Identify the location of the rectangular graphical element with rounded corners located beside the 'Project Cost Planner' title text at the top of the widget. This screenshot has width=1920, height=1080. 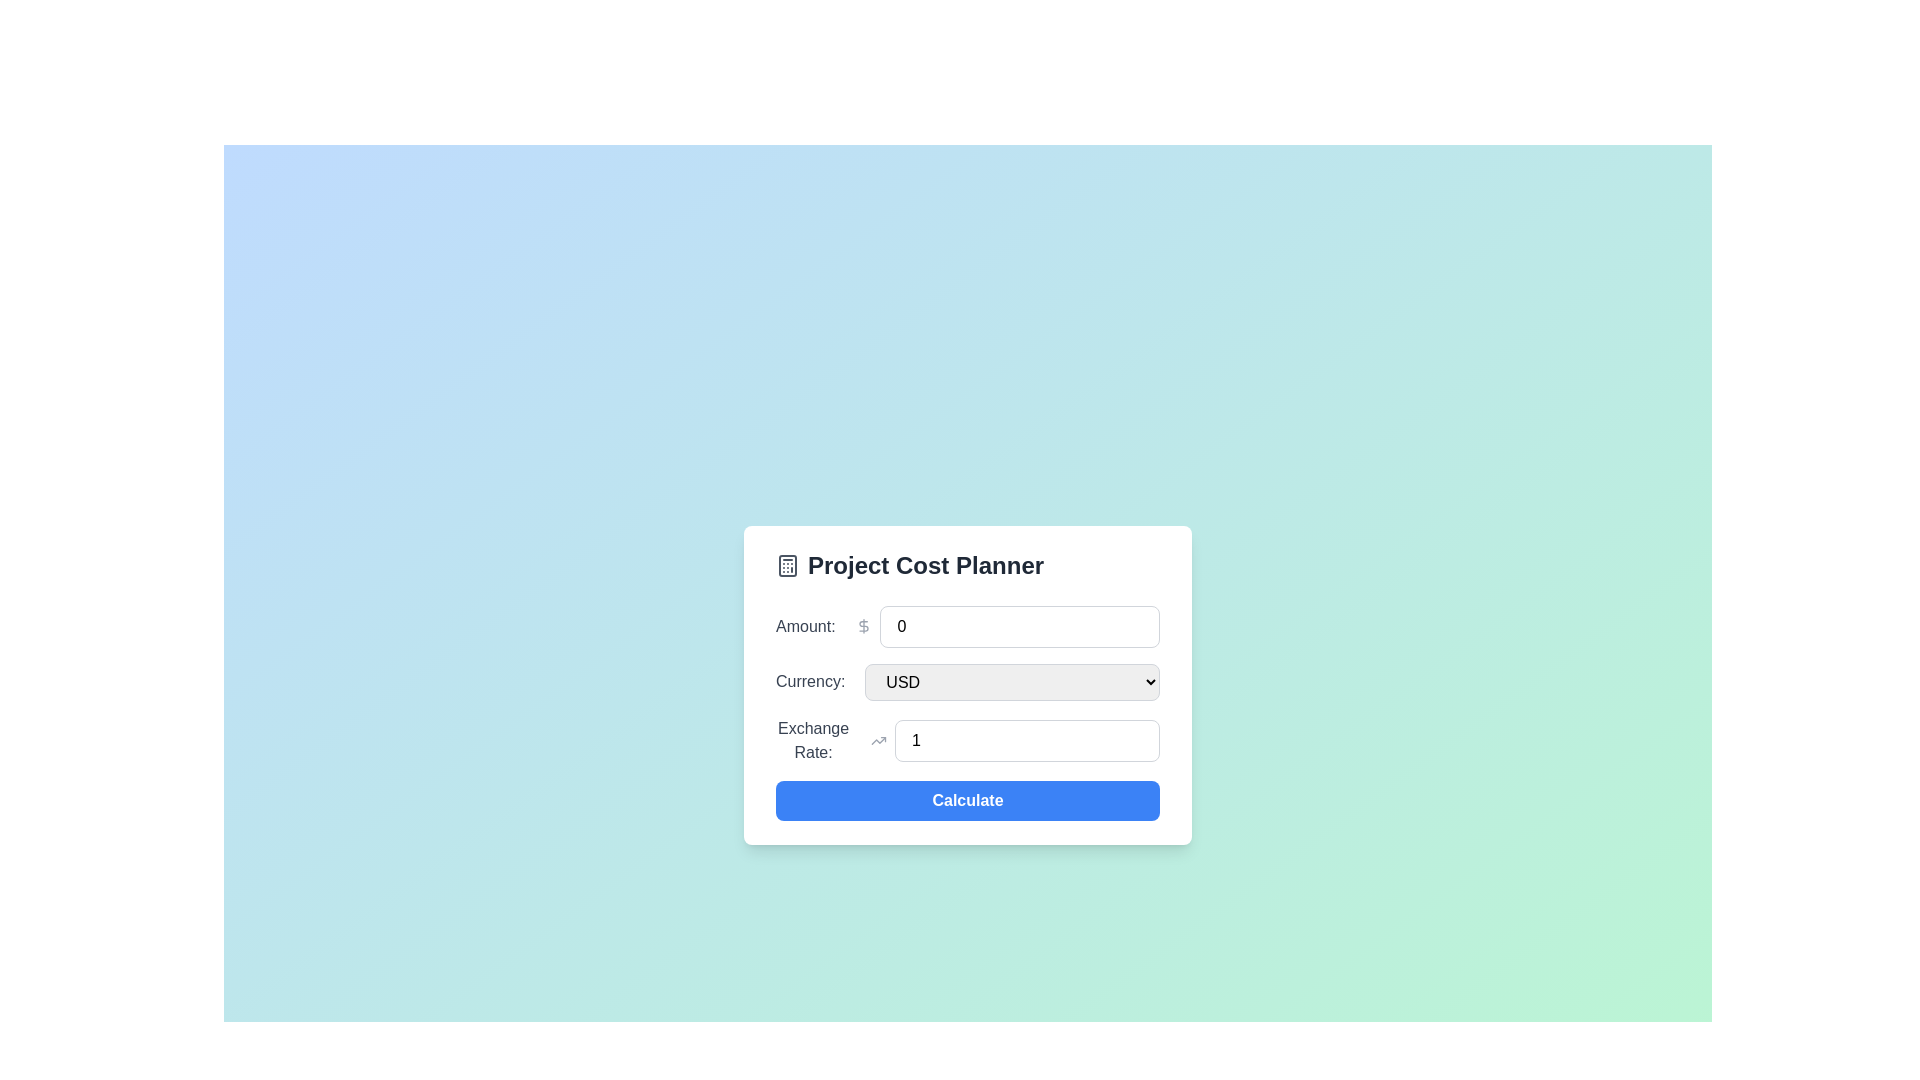
(786, 565).